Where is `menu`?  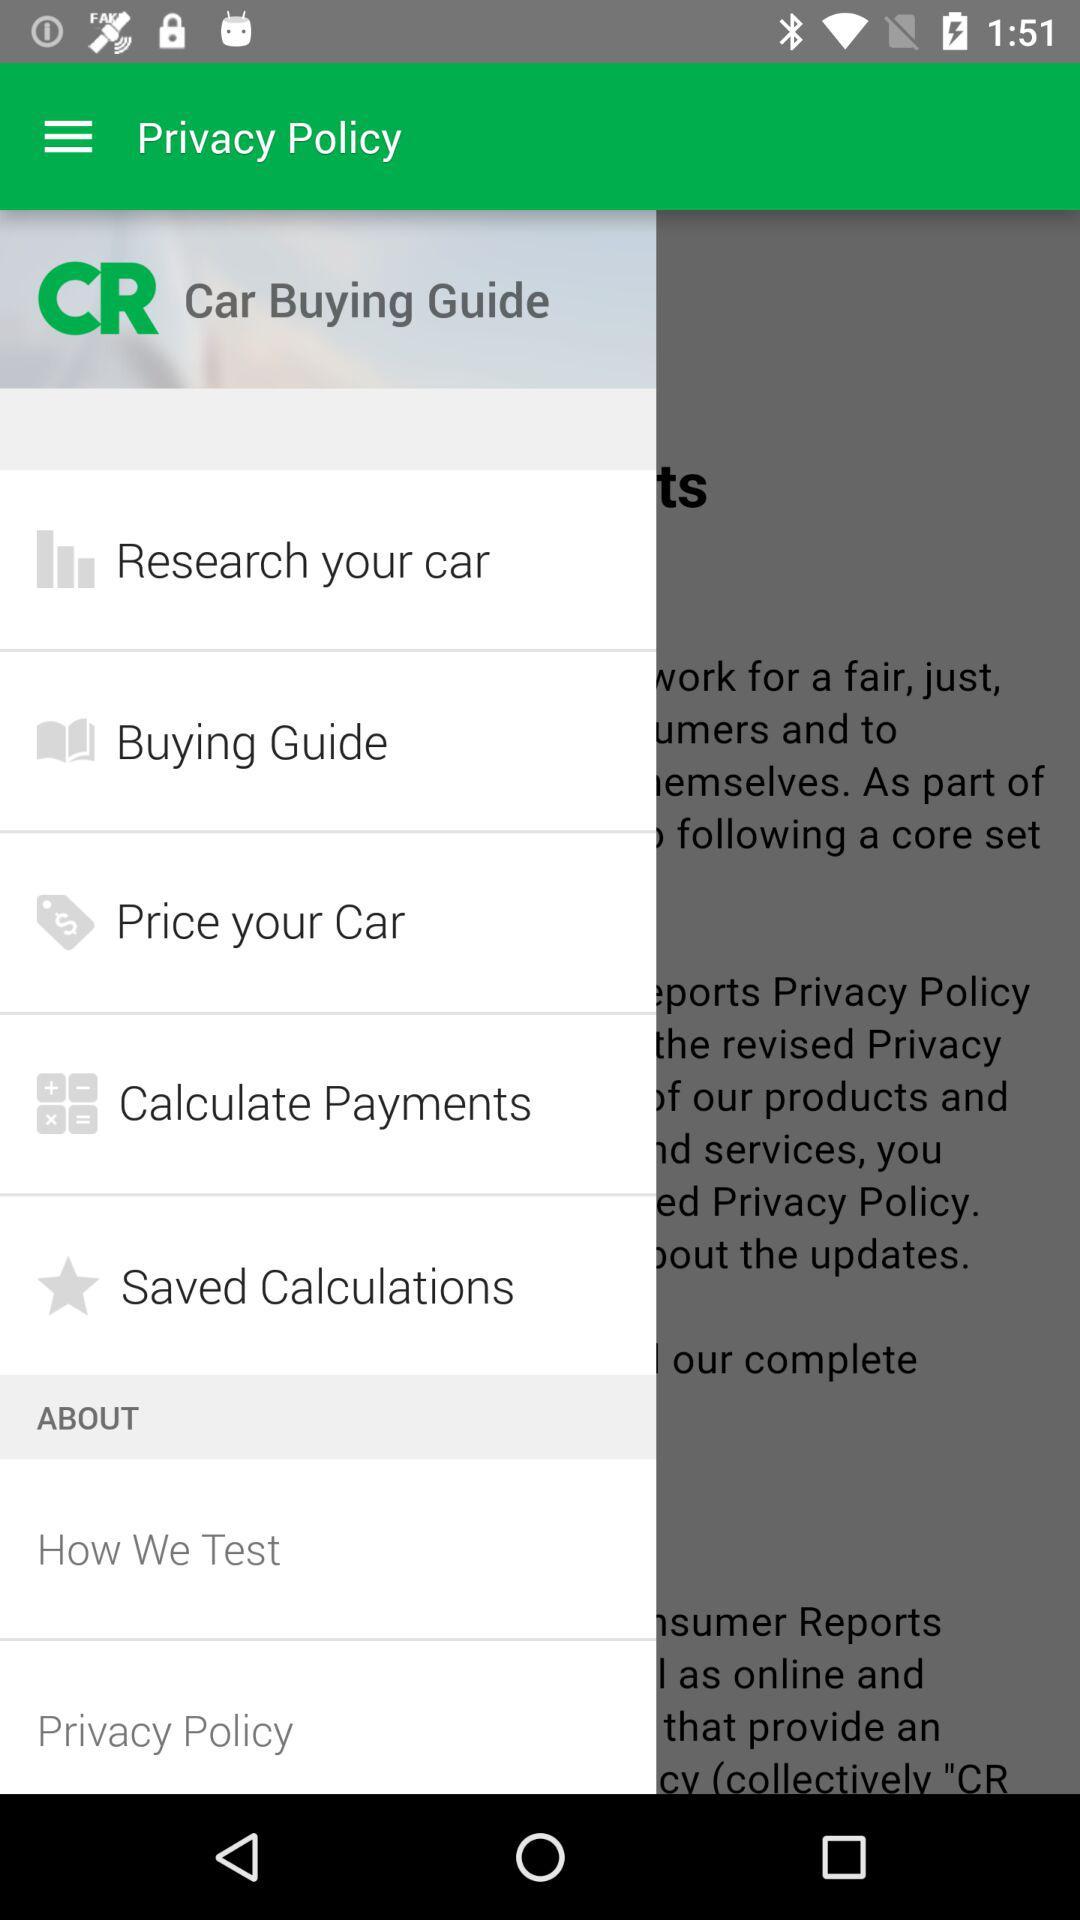
menu is located at coordinates (67, 135).